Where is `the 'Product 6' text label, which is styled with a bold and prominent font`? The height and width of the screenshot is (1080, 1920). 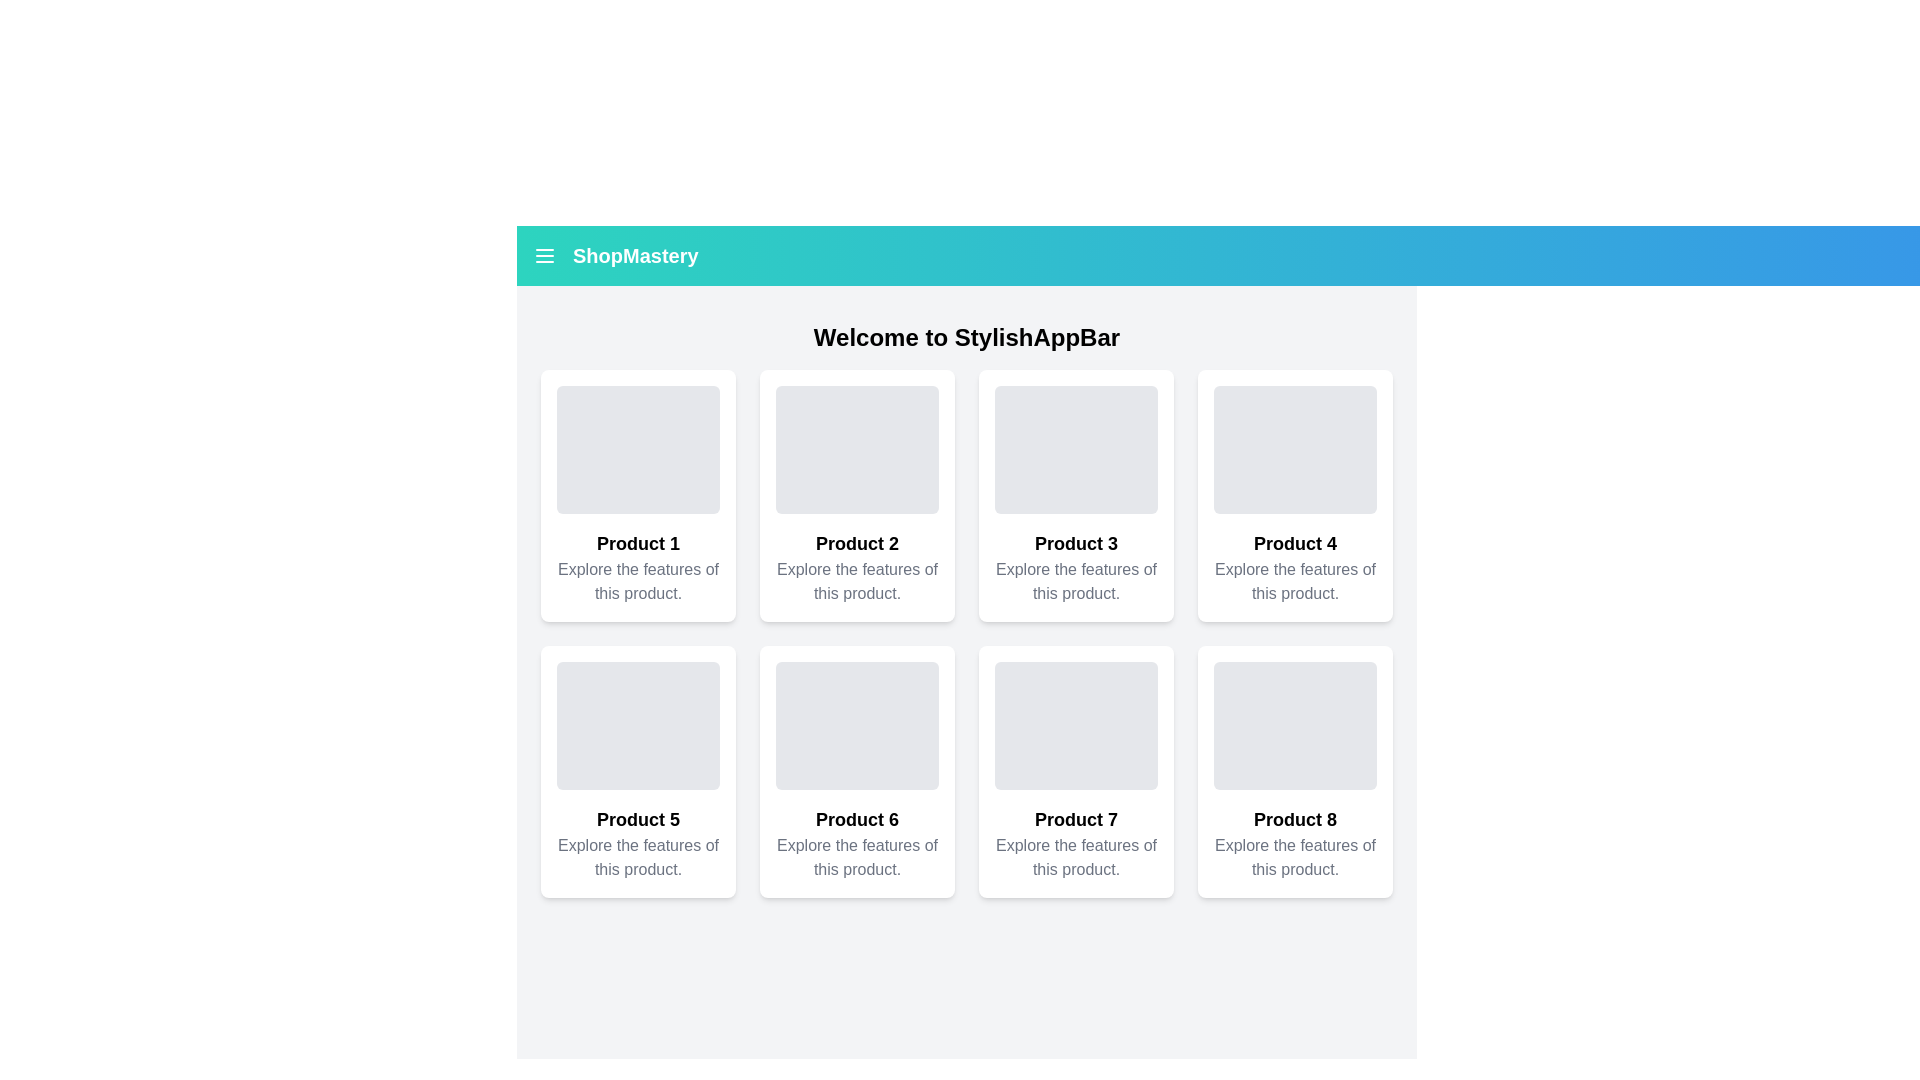
the 'Product 6' text label, which is styled with a bold and prominent font is located at coordinates (857, 820).